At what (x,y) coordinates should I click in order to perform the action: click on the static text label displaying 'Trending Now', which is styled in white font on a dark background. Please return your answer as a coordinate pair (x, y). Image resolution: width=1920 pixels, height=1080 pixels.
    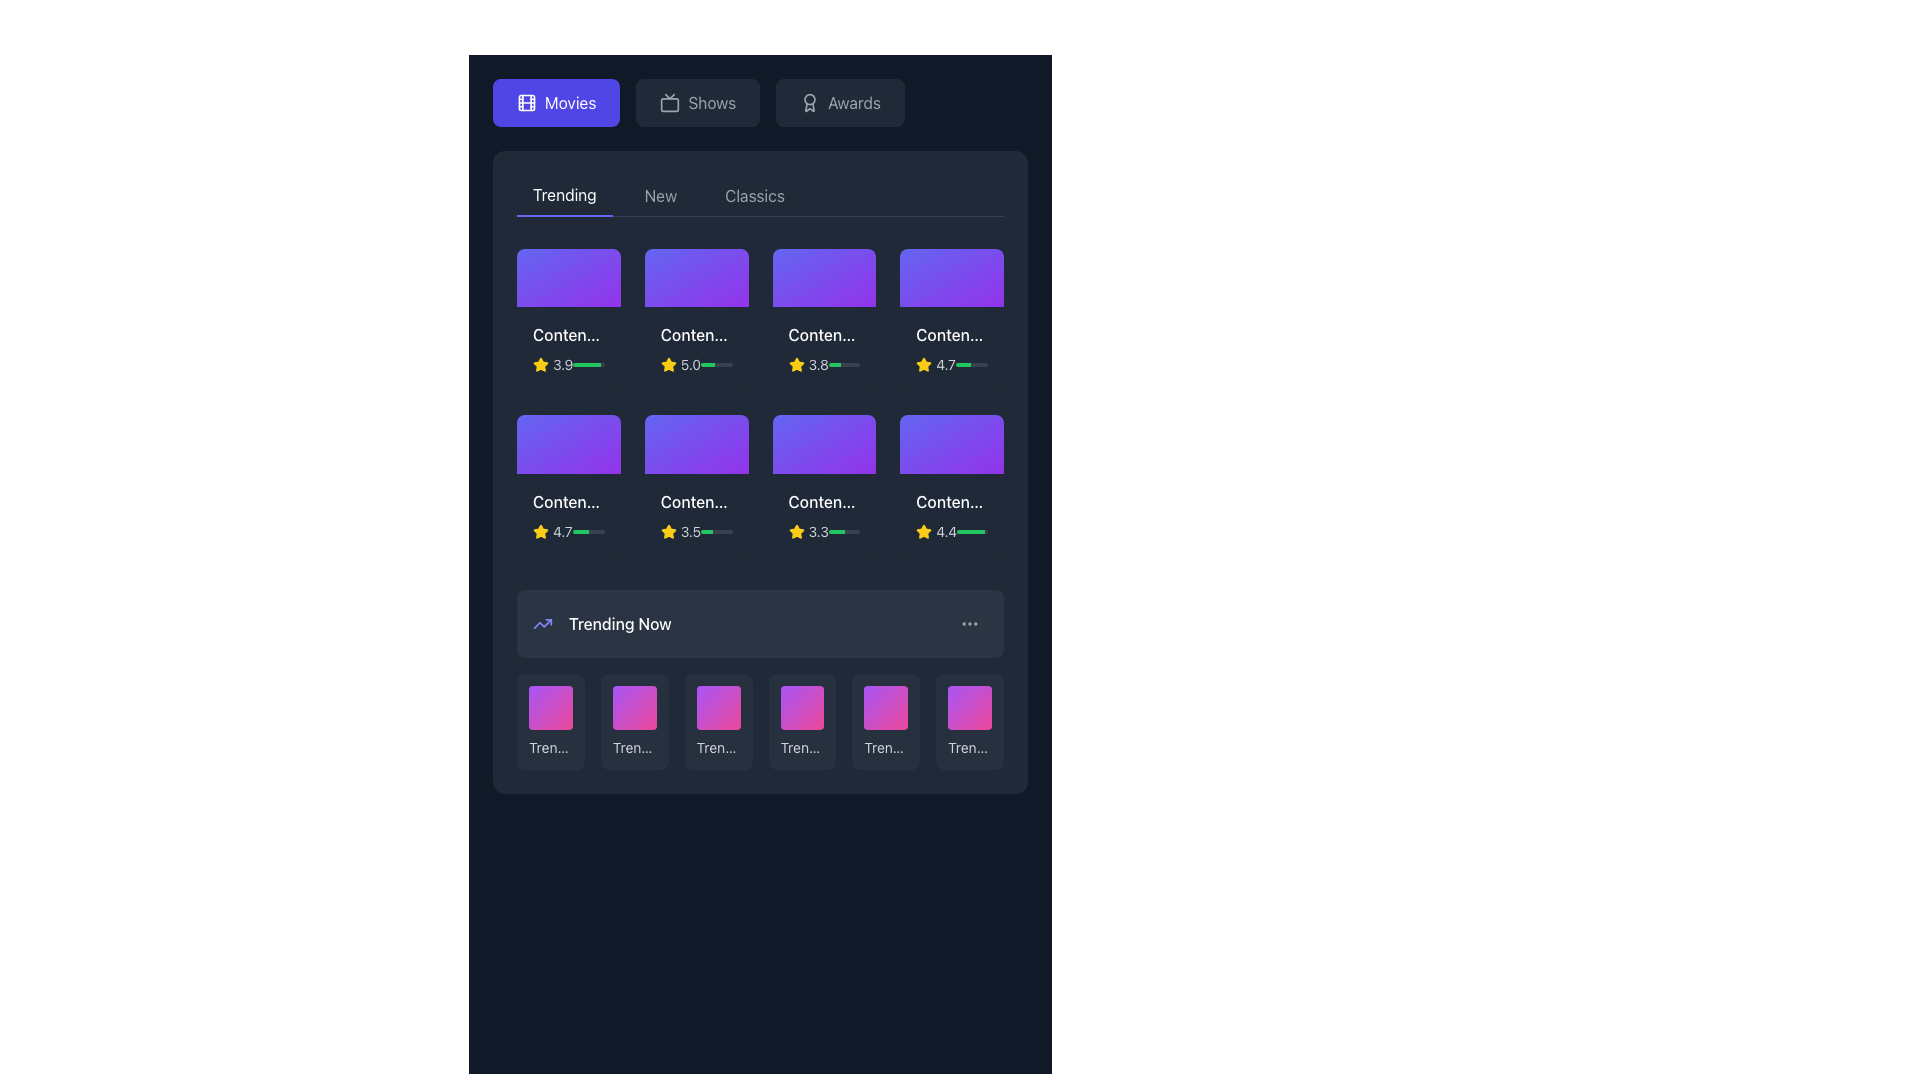
    Looking at the image, I should click on (619, 622).